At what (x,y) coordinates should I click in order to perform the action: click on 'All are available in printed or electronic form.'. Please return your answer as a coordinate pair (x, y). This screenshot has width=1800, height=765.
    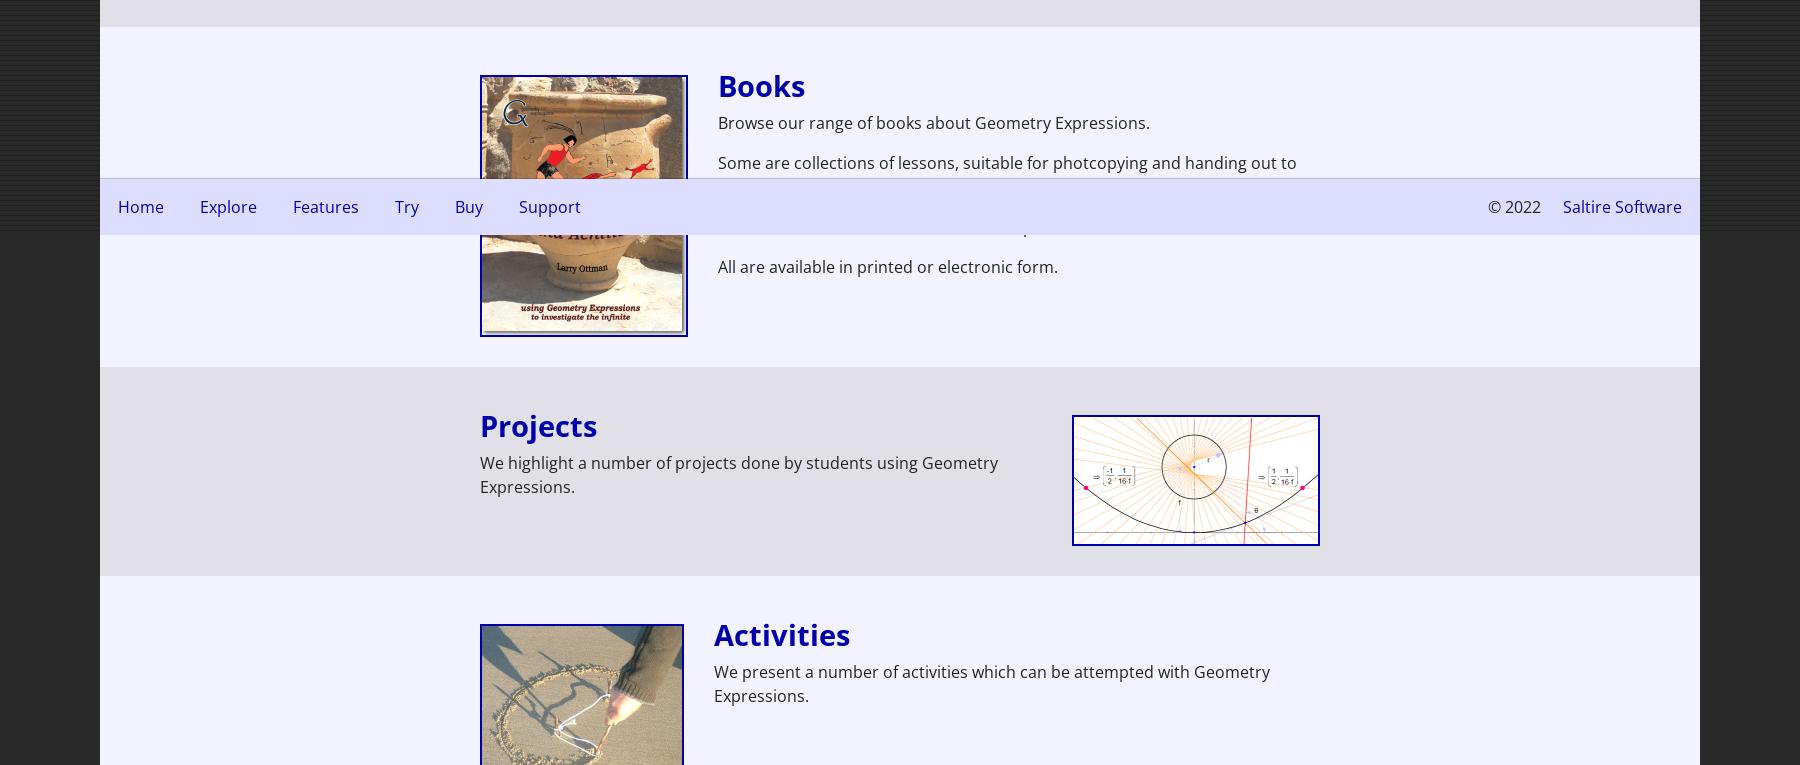
    Looking at the image, I should click on (887, 264).